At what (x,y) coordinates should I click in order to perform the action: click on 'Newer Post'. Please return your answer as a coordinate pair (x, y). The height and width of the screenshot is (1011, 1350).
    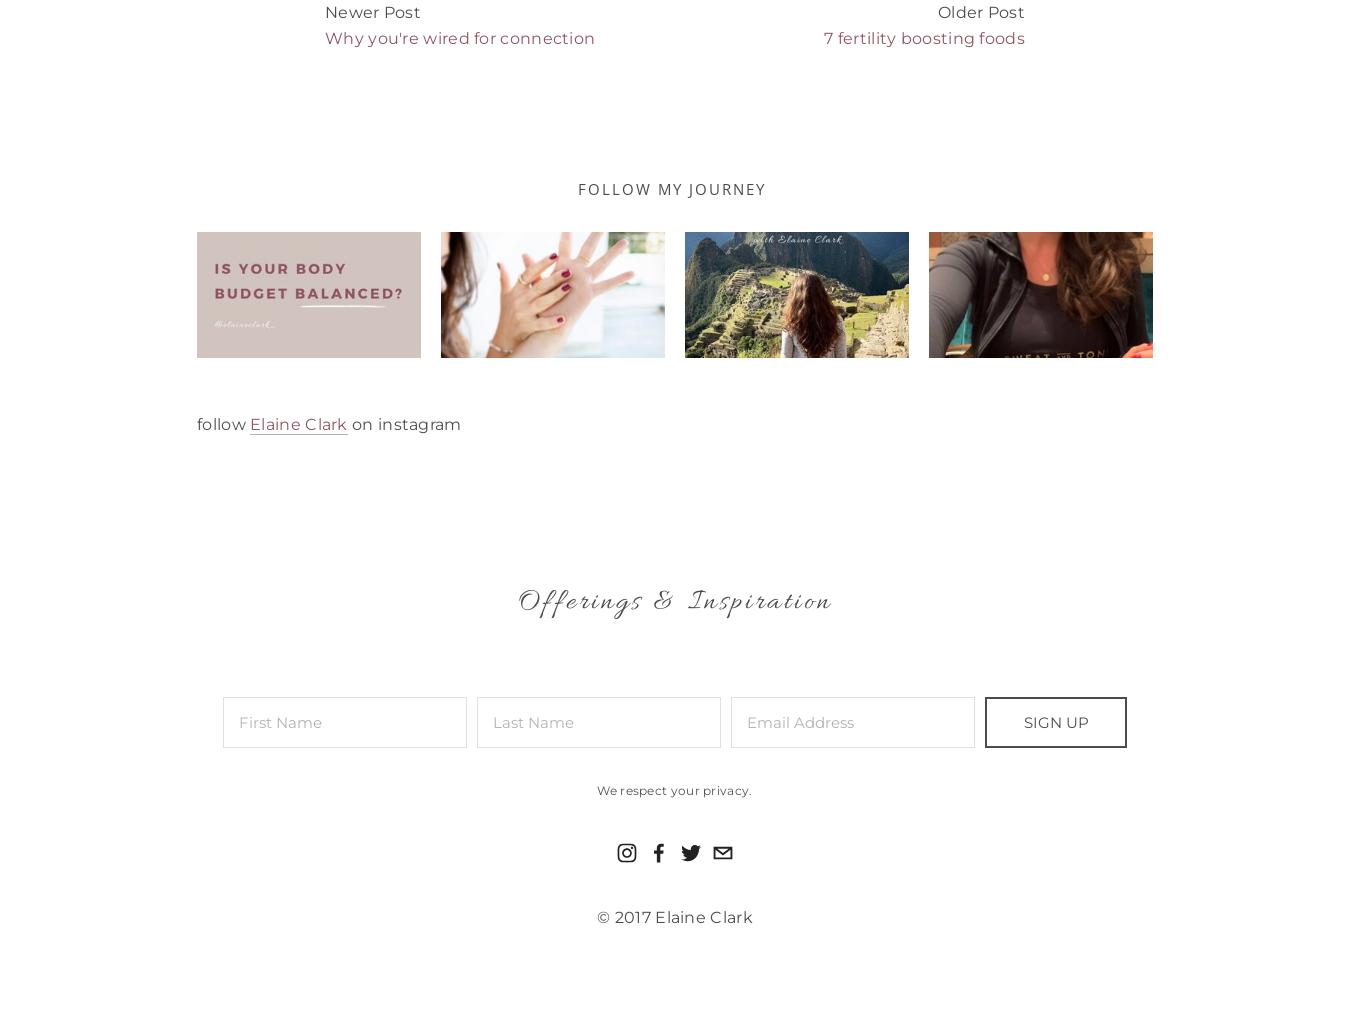
    Looking at the image, I should click on (373, 11).